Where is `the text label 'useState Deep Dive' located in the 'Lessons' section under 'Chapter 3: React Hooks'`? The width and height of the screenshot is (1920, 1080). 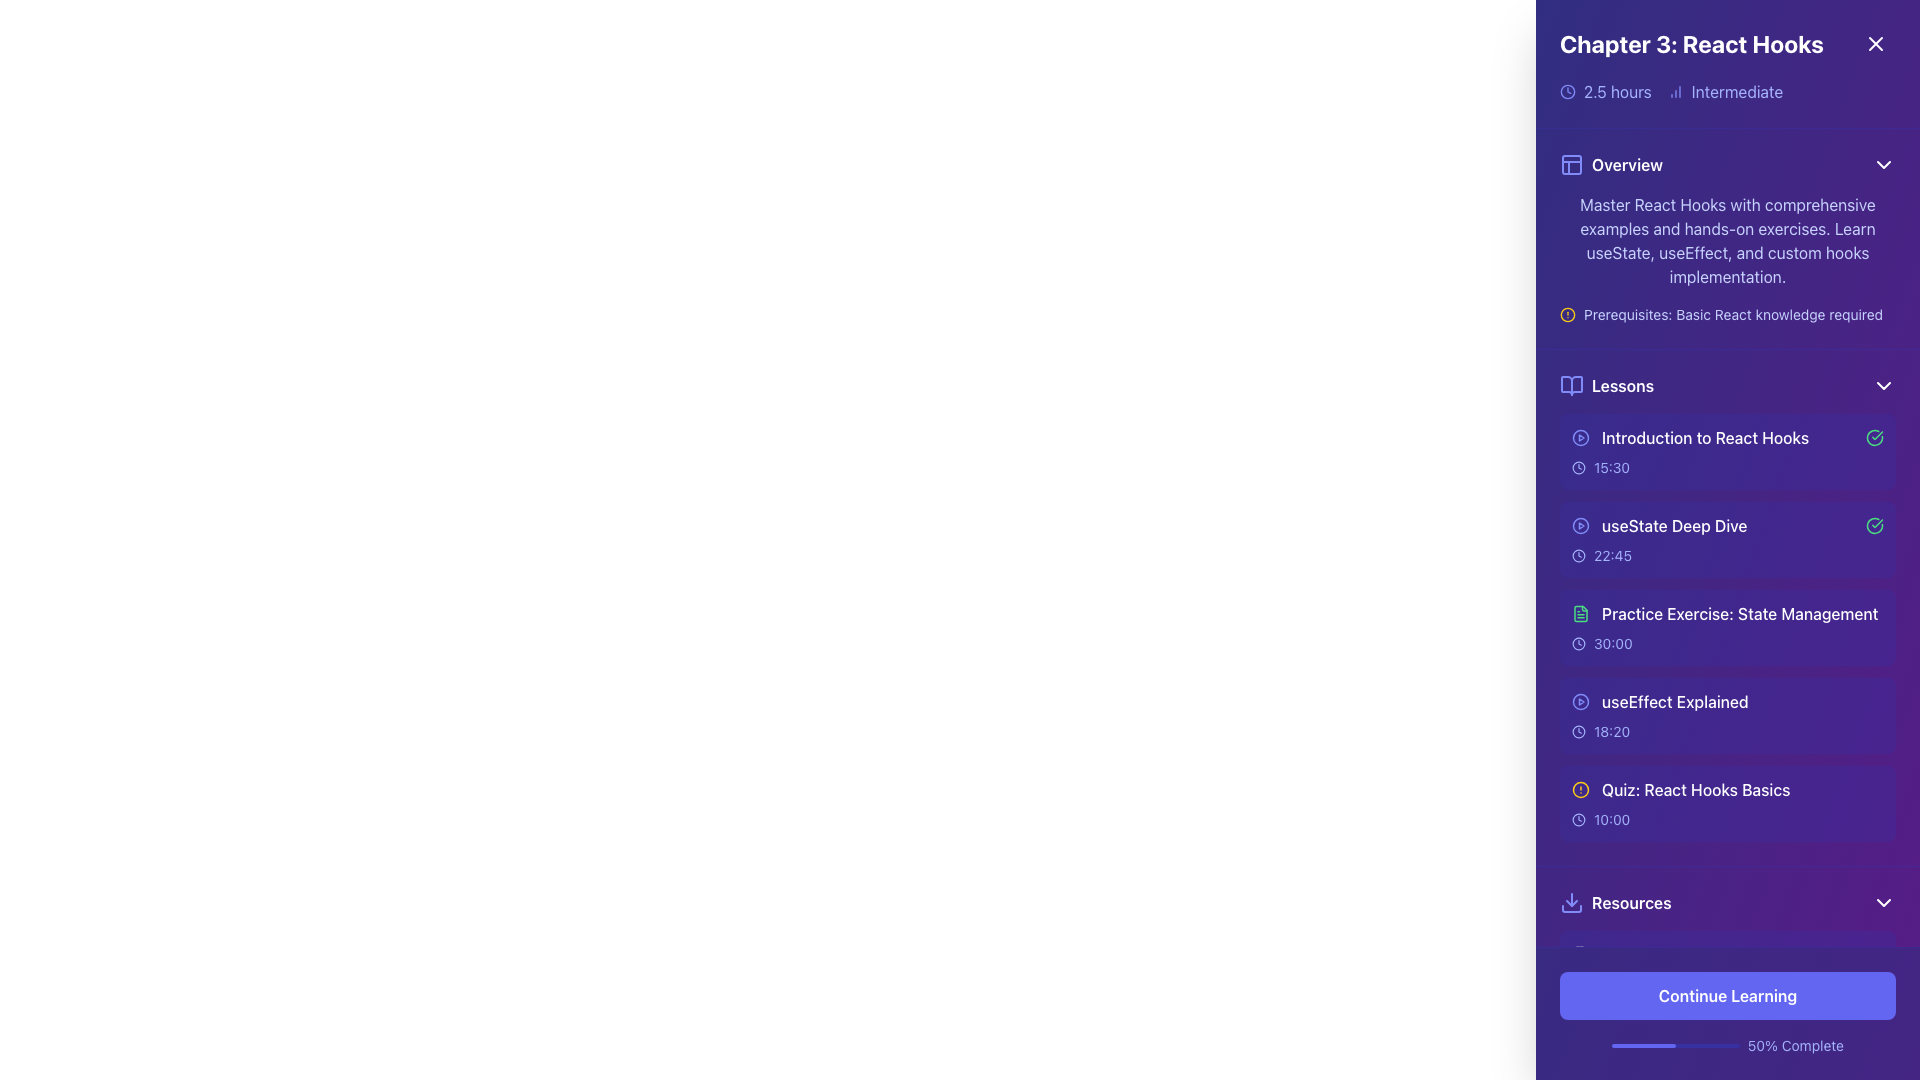 the text label 'useState Deep Dive' located in the 'Lessons' section under 'Chapter 3: React Hooks' is located at coordinates (1727, 524).